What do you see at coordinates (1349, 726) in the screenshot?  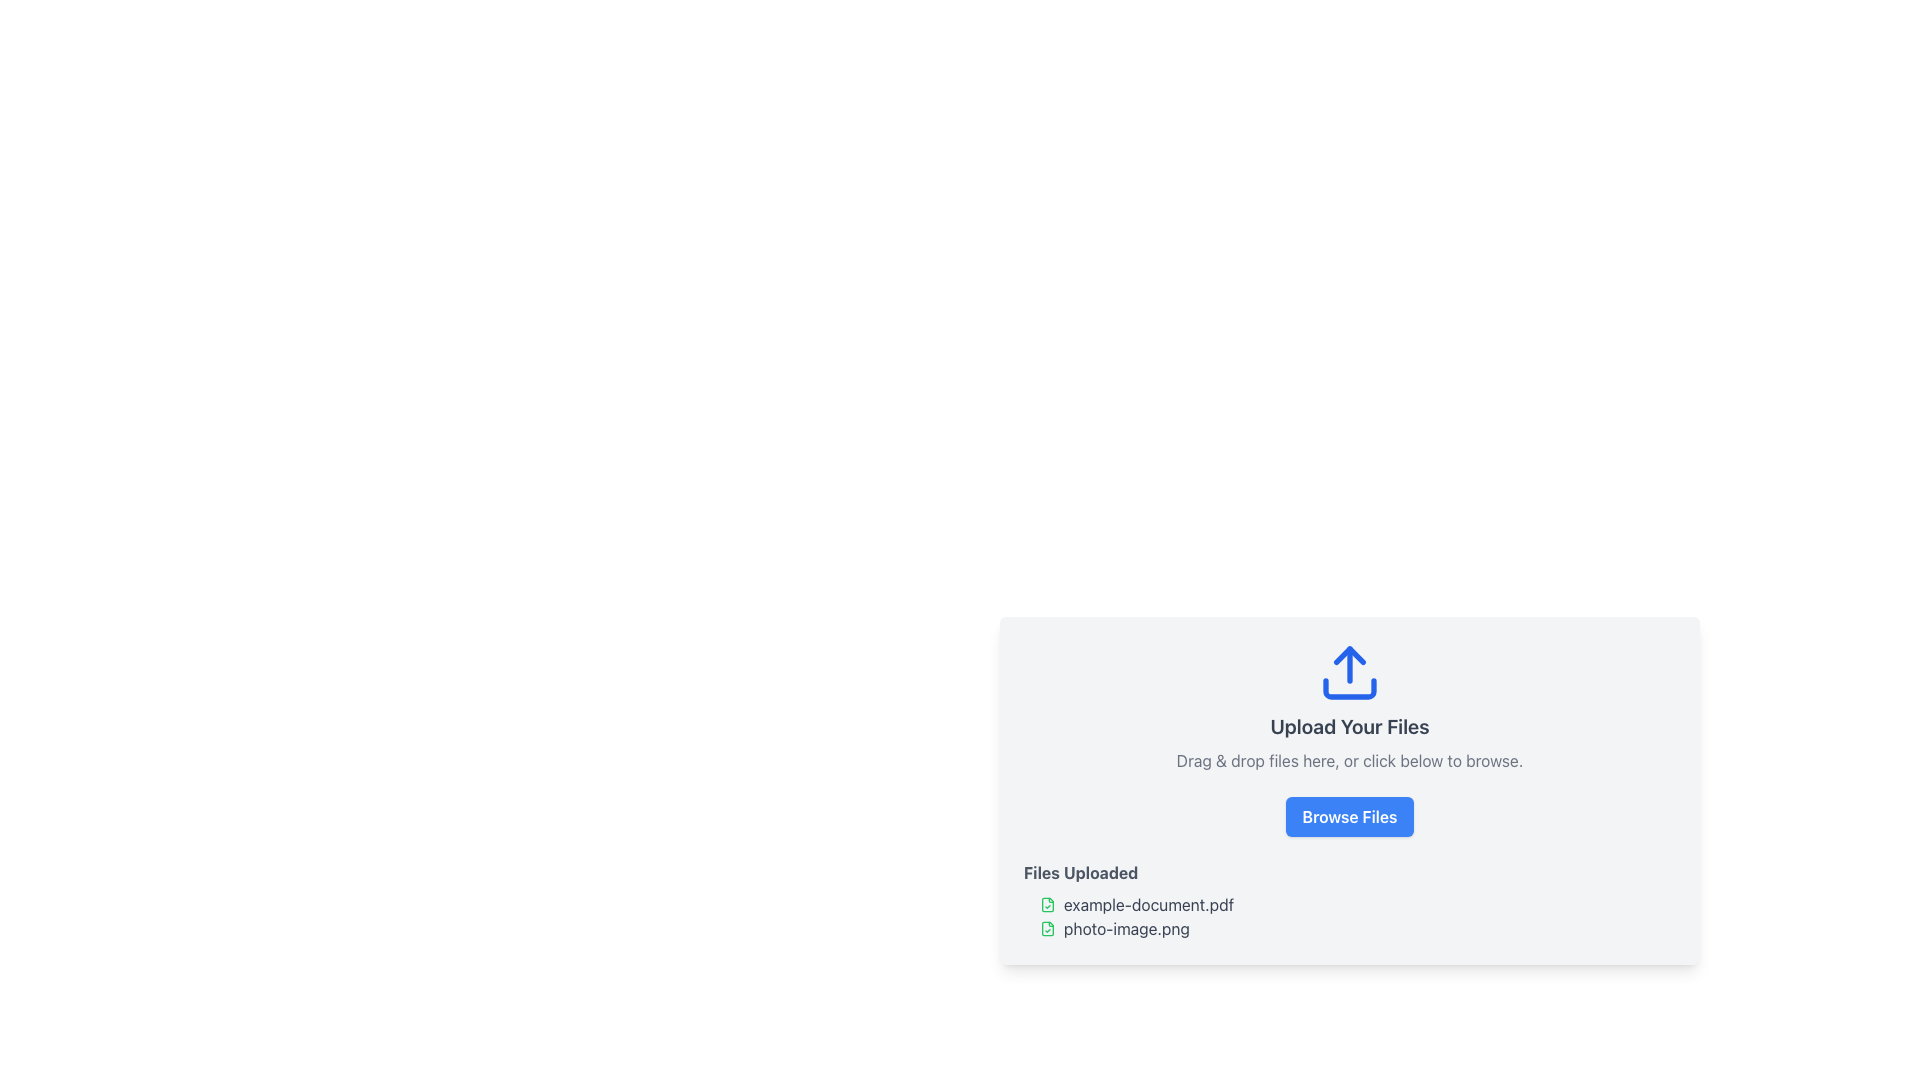 I see `the text label that reads 'Upload Your Files', which has a bold font style and is centrally positioned beneath a blue upload icon` at bounding box center [1349, 726].